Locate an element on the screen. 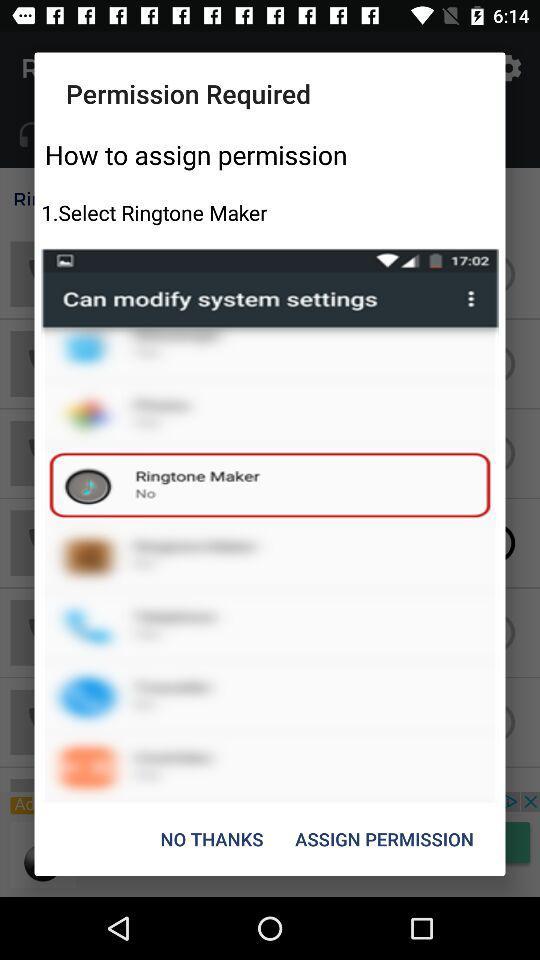 This screenshot has height=960, width=540. item to the left of the assign permission item is located at coordinates (211, 839).